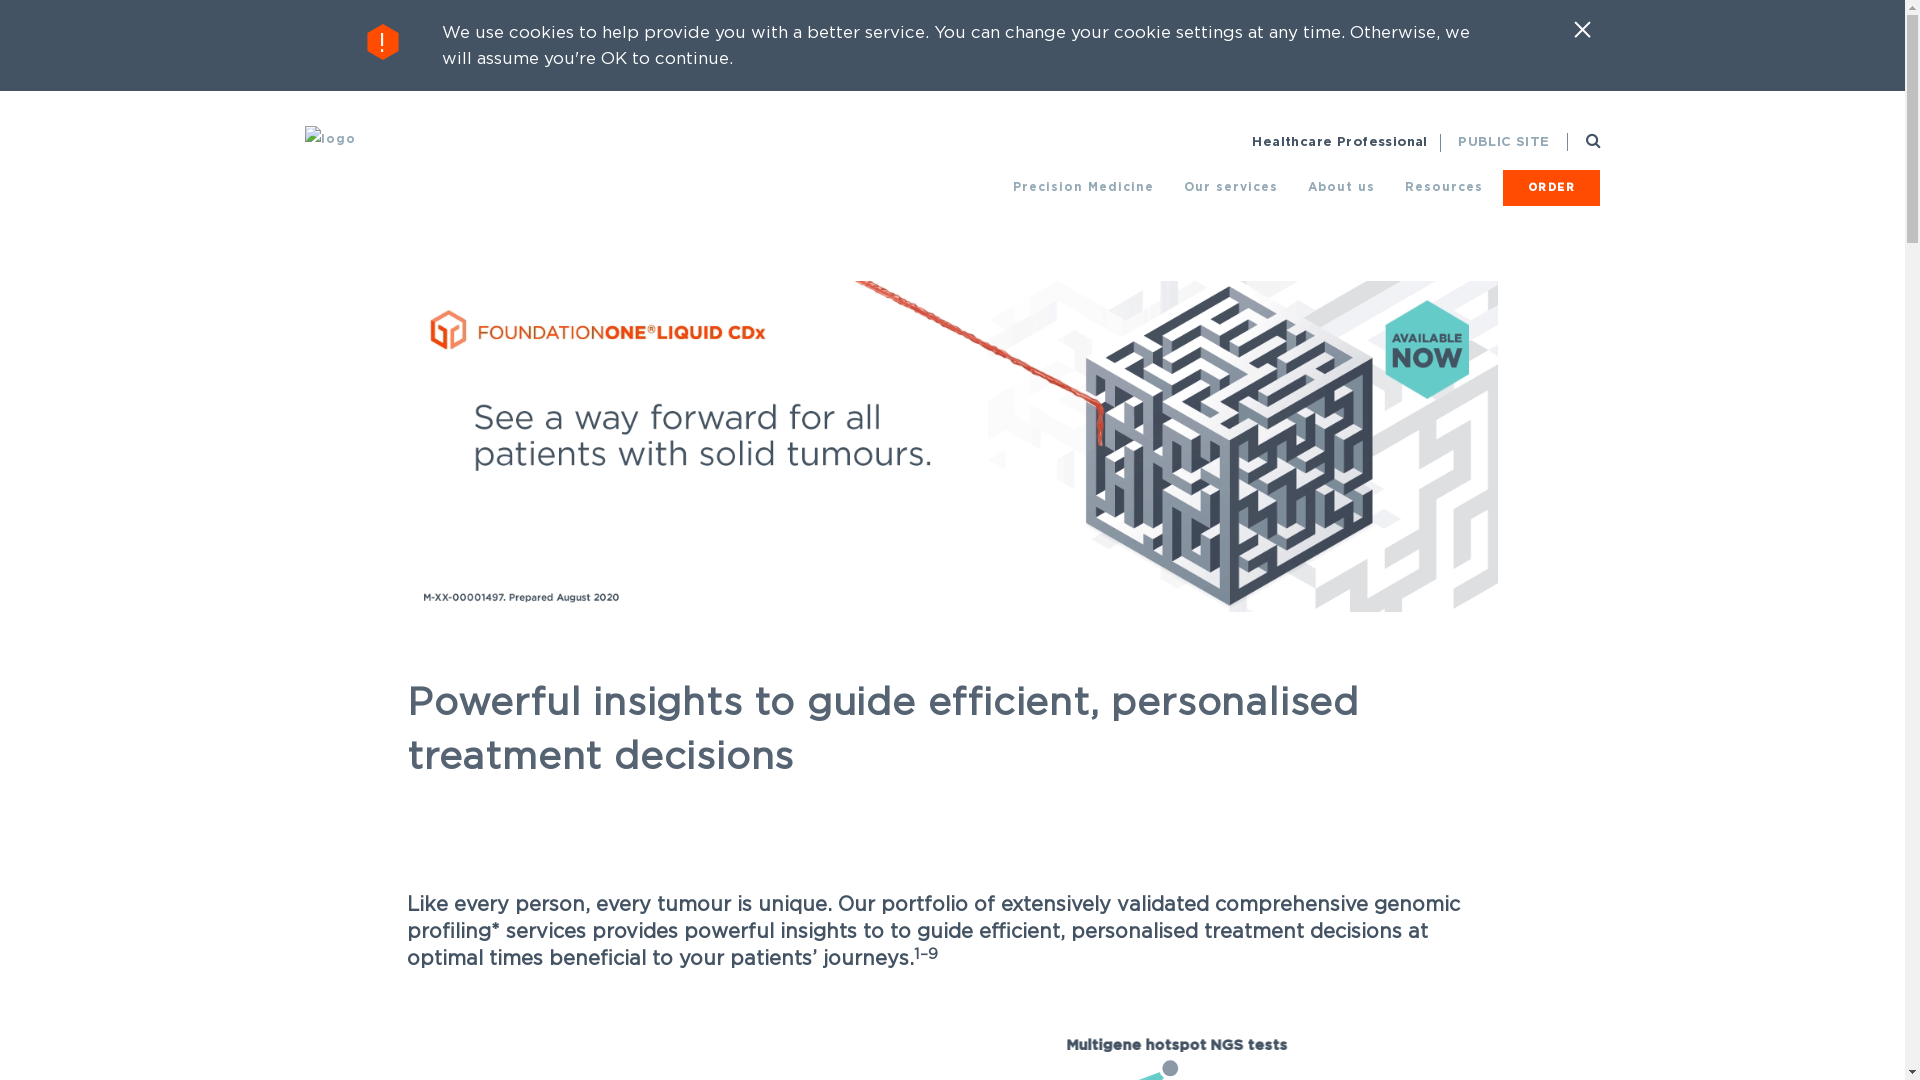 Image resolution: width=1920 pixels, height=1080 pixels. What do you see at coordinates (1503, 141) in the screenshot?
I see `'PUBLIC SITE'` at bounding box center [1503, 141].